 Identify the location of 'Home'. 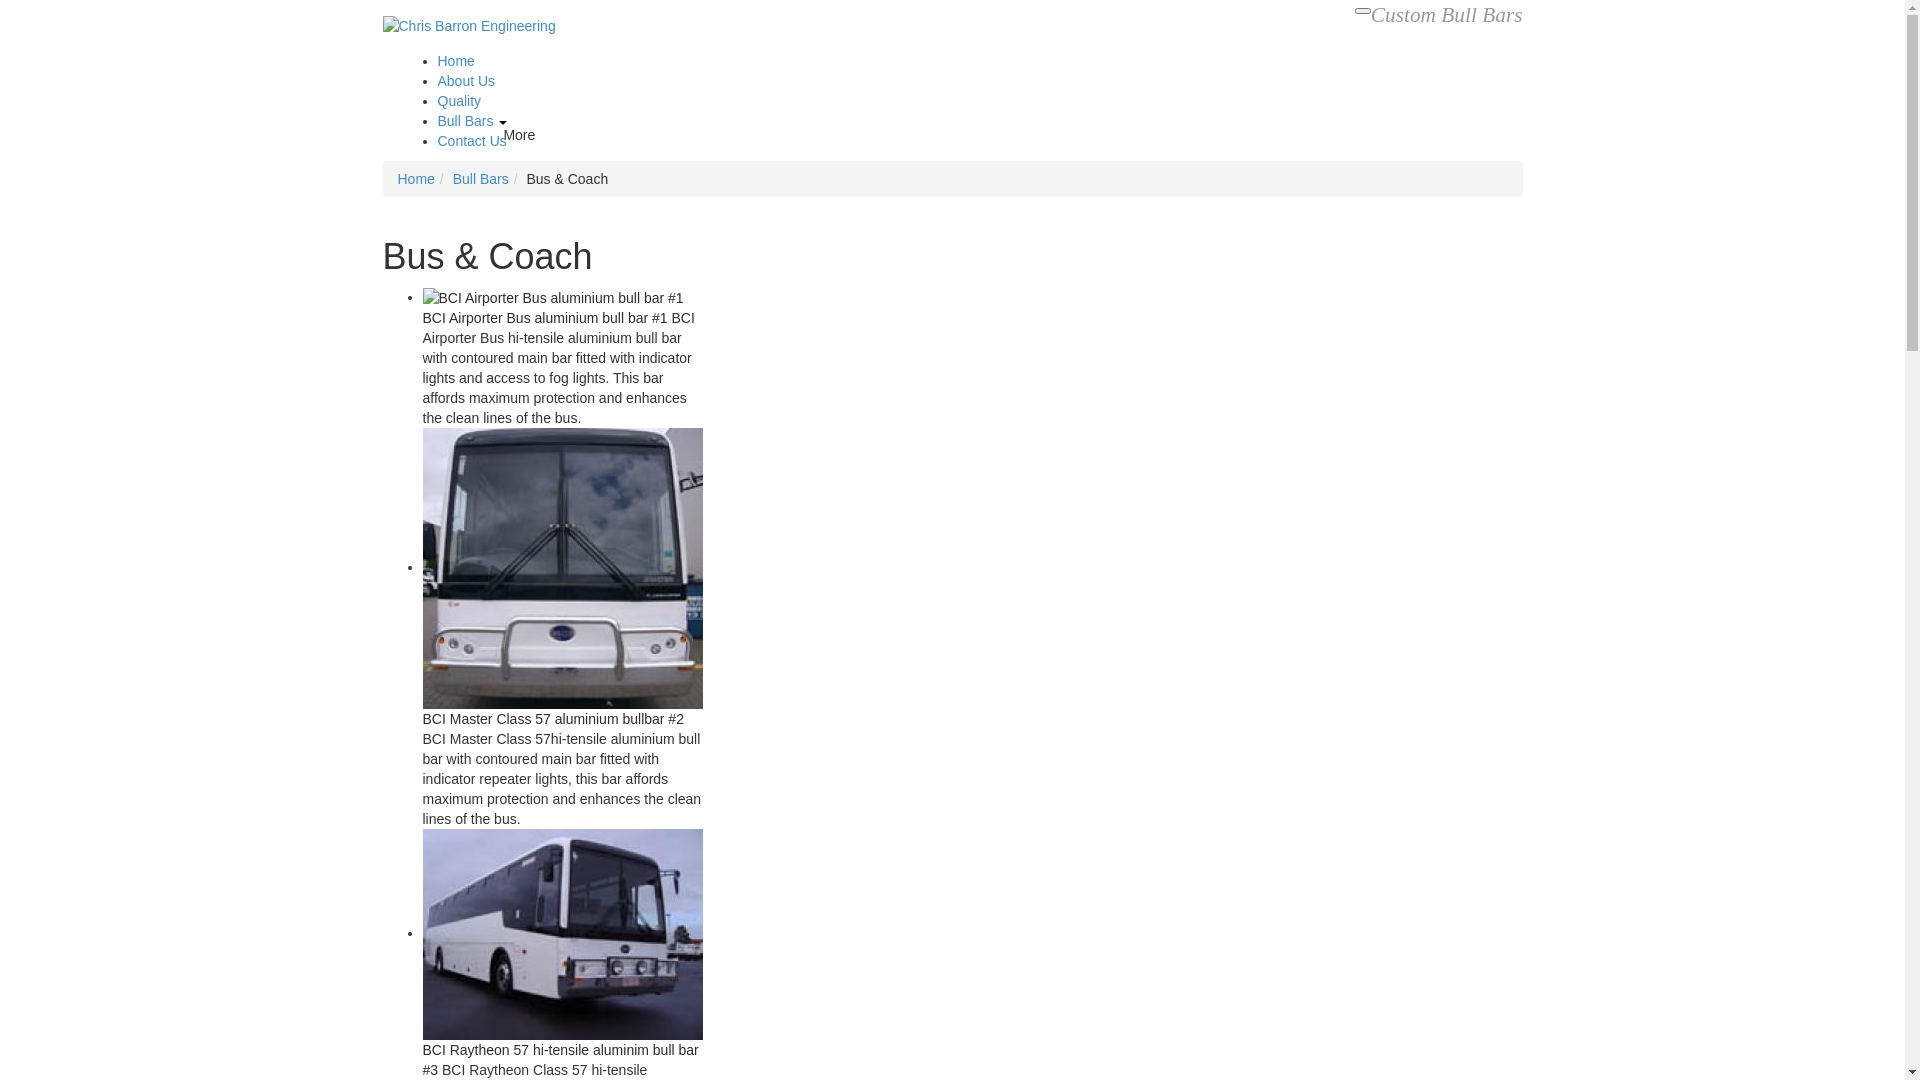
(415, 177).